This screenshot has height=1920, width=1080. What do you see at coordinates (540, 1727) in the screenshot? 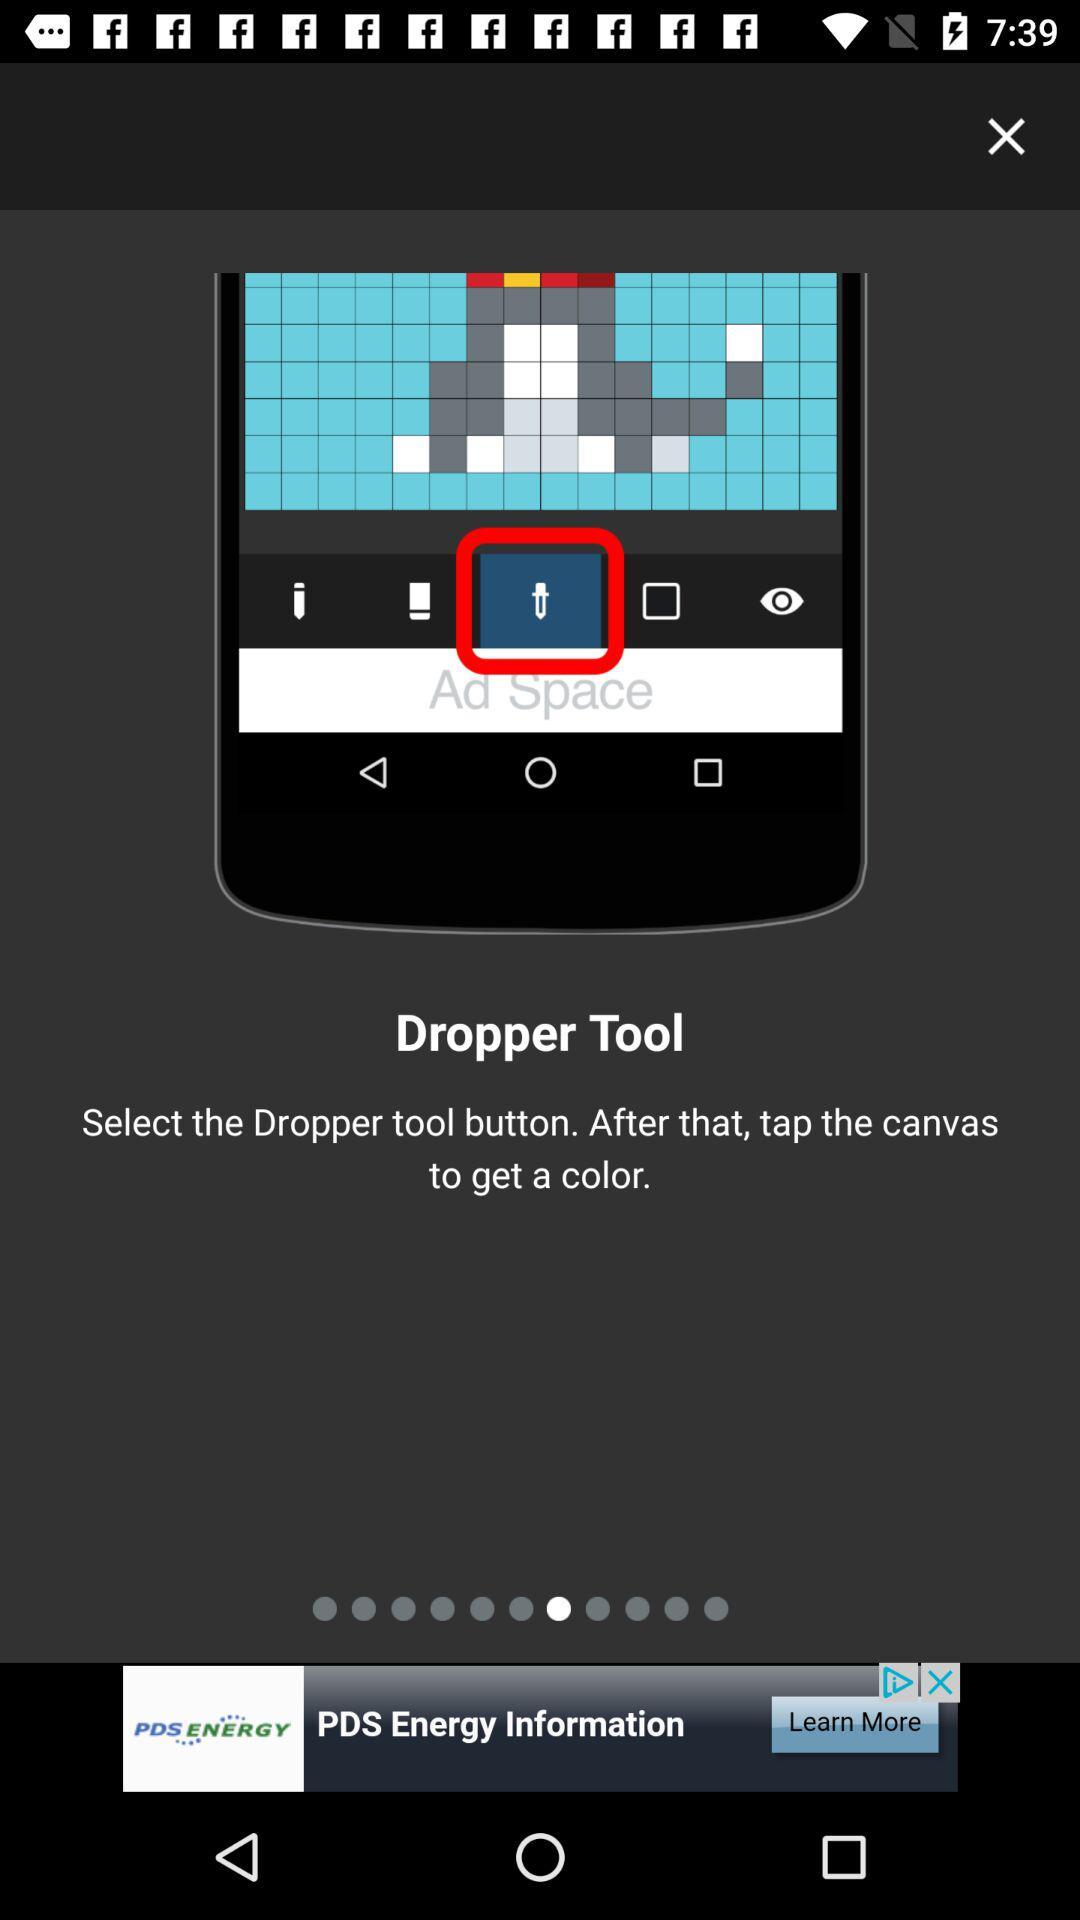
I see `more info button` at bounding box center [540, 1727].